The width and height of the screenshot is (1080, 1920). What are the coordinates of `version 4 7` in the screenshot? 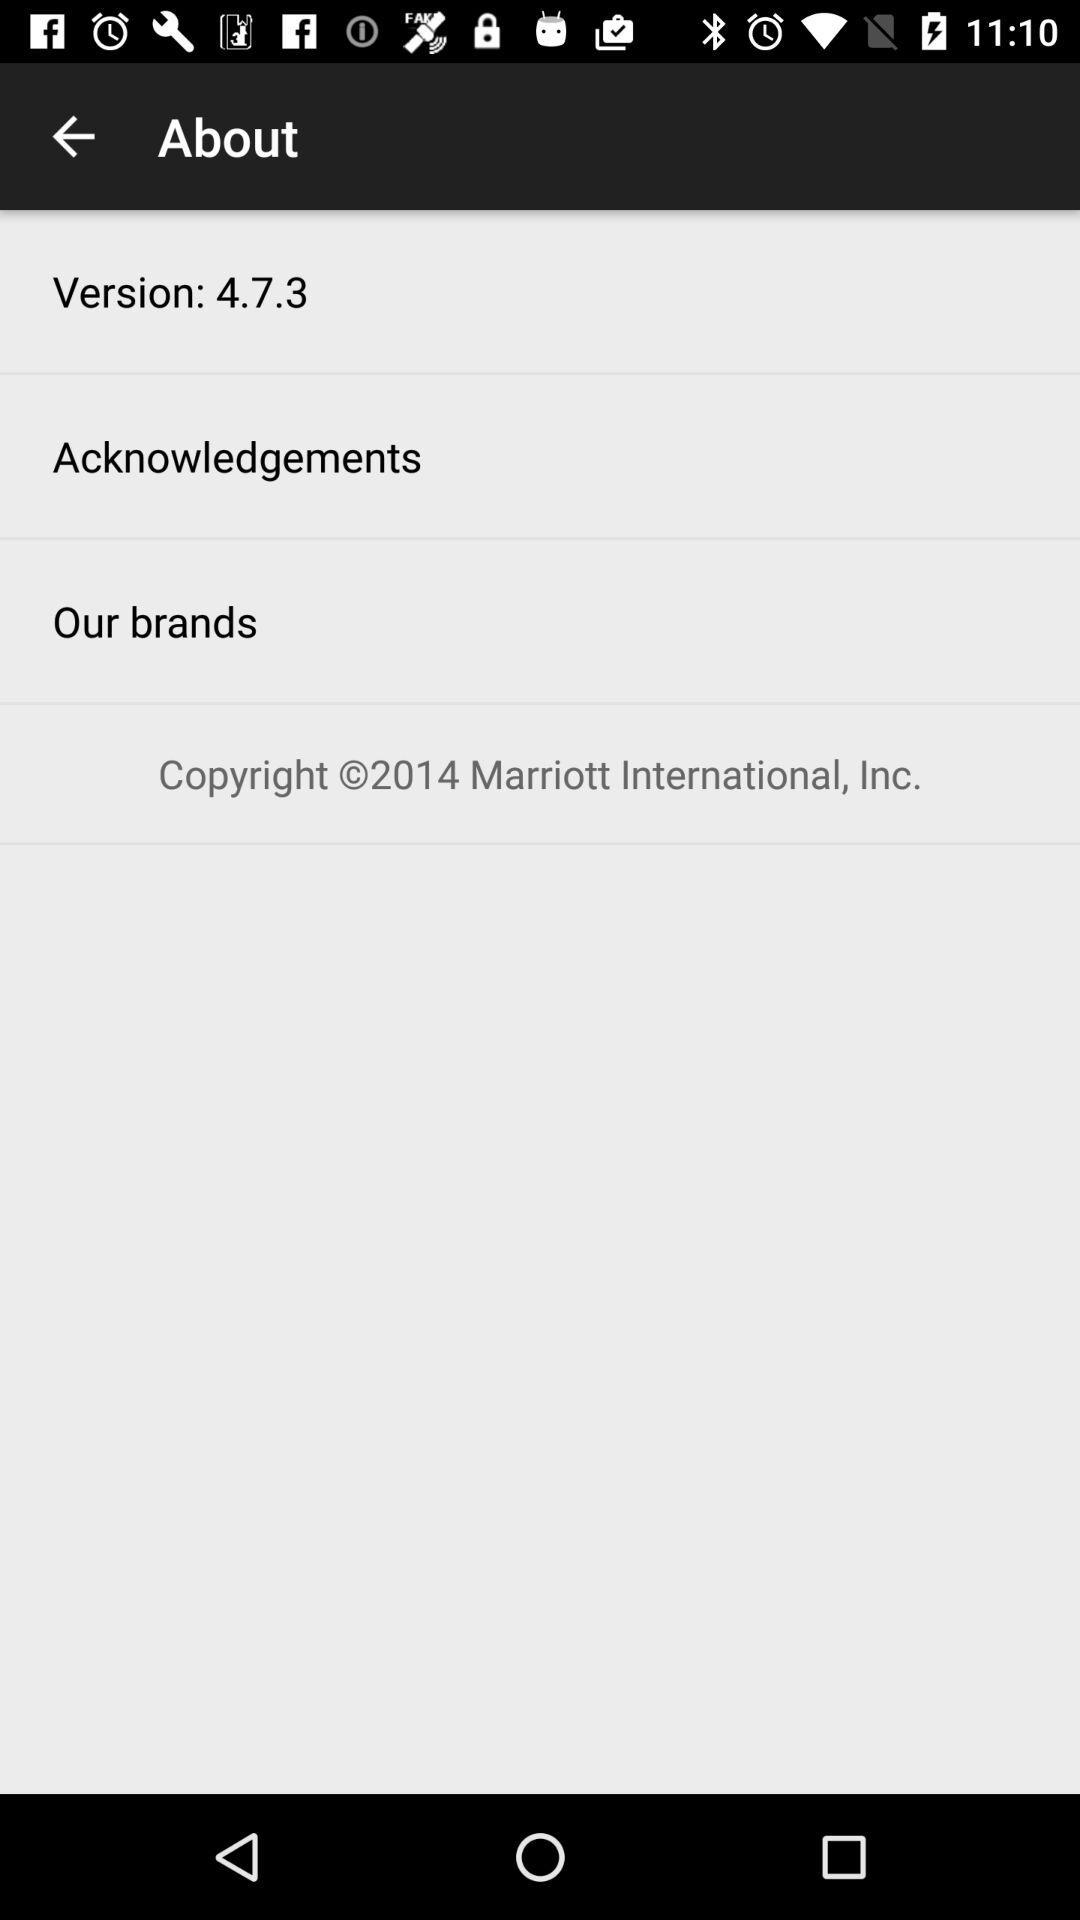 It's located at (180, 290).